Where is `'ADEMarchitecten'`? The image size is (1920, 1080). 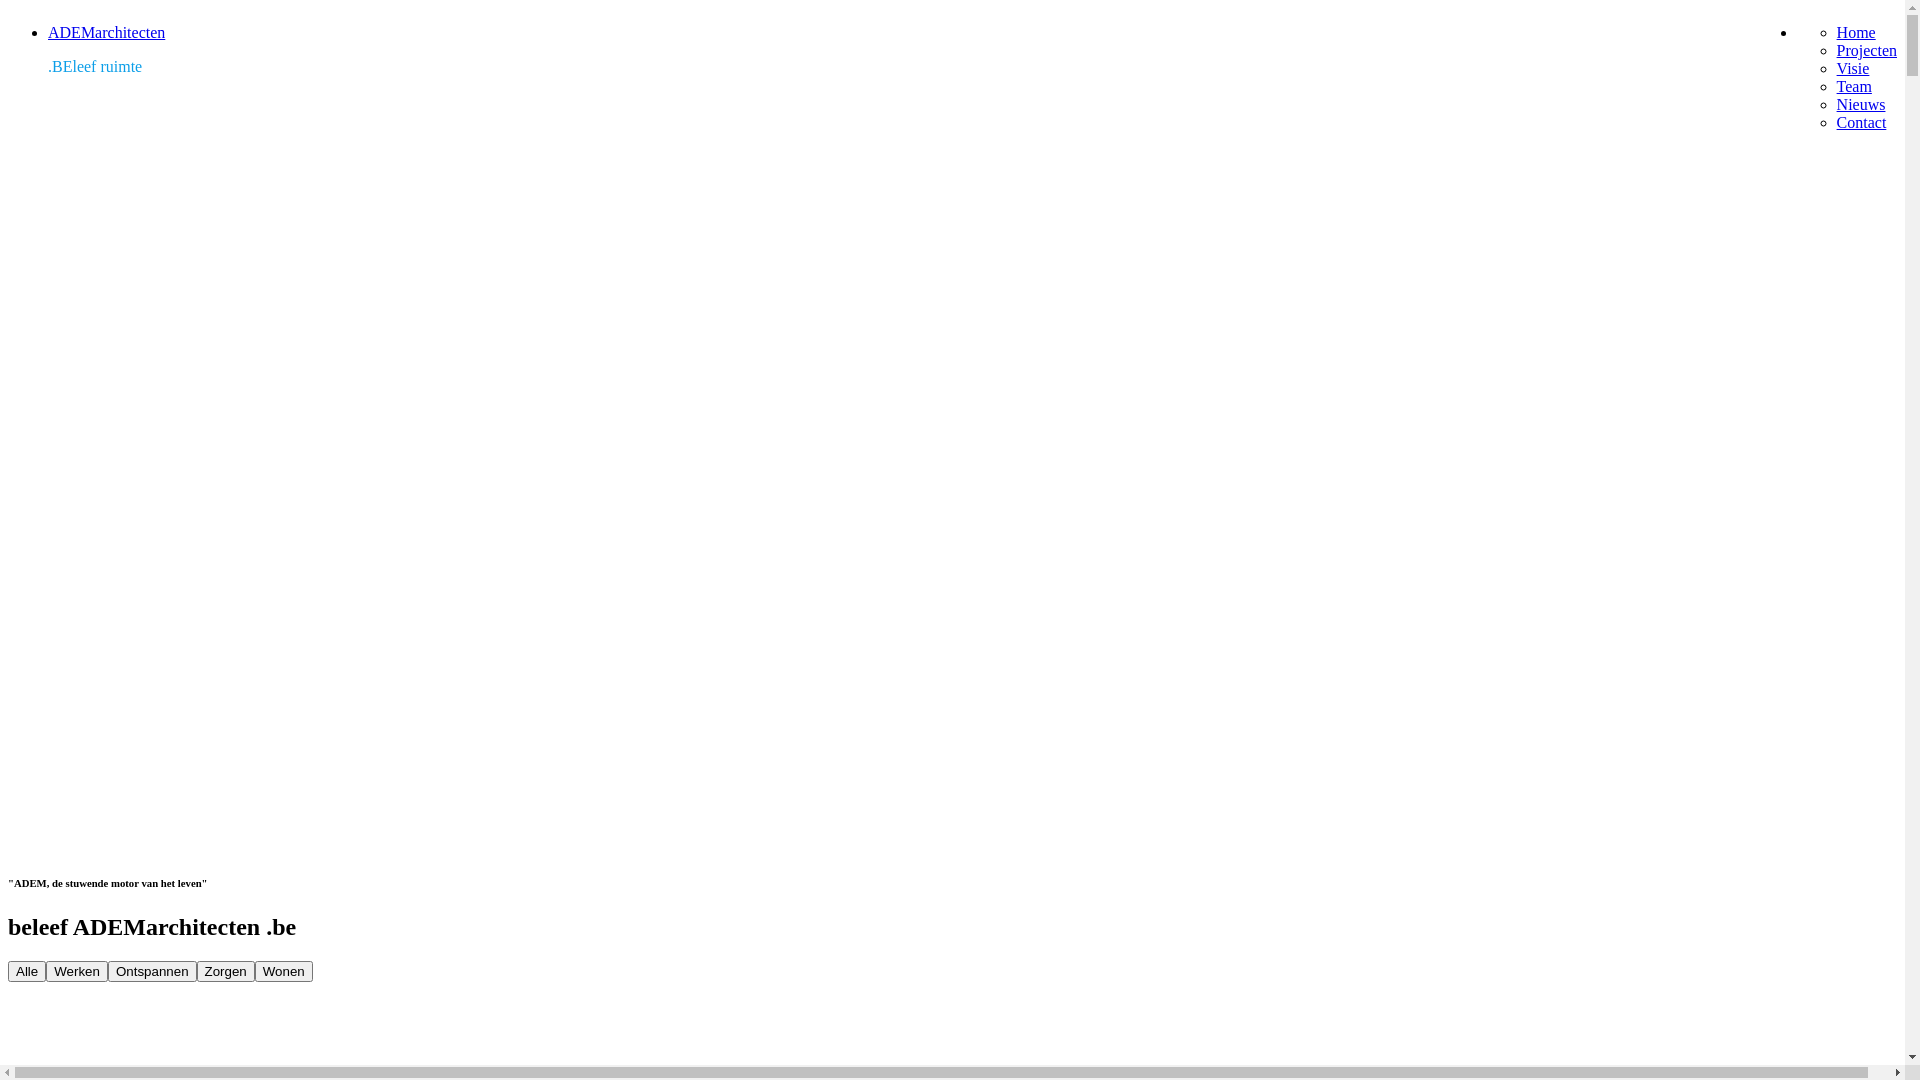
'ADEMarchitecten' is located at coordinates (105, 32).